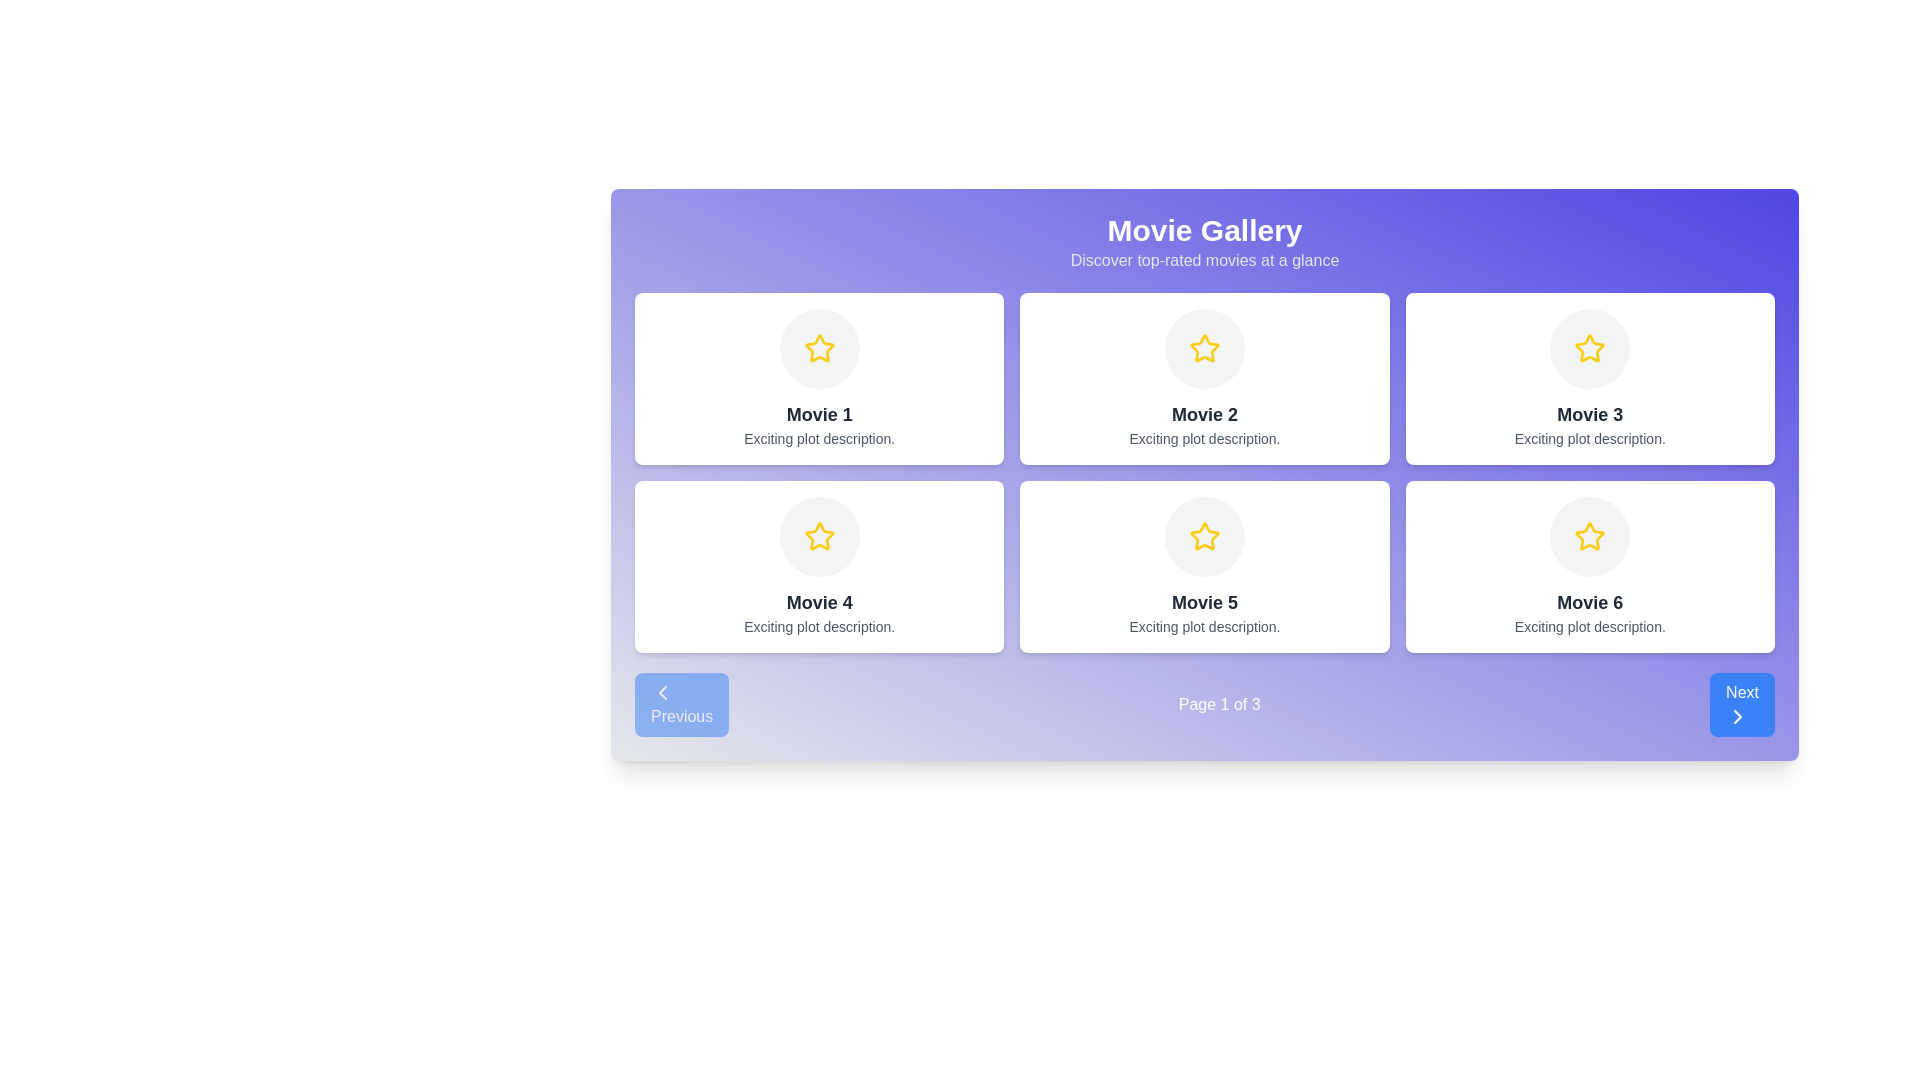 The height and width of the screenshot is (1080, 1920). I want to click on the yellow star-shaped icon, which is the centered star icon under the 'Movie 2' card in the second column of the first row in the displayed grid layout, so click(1203, 347).